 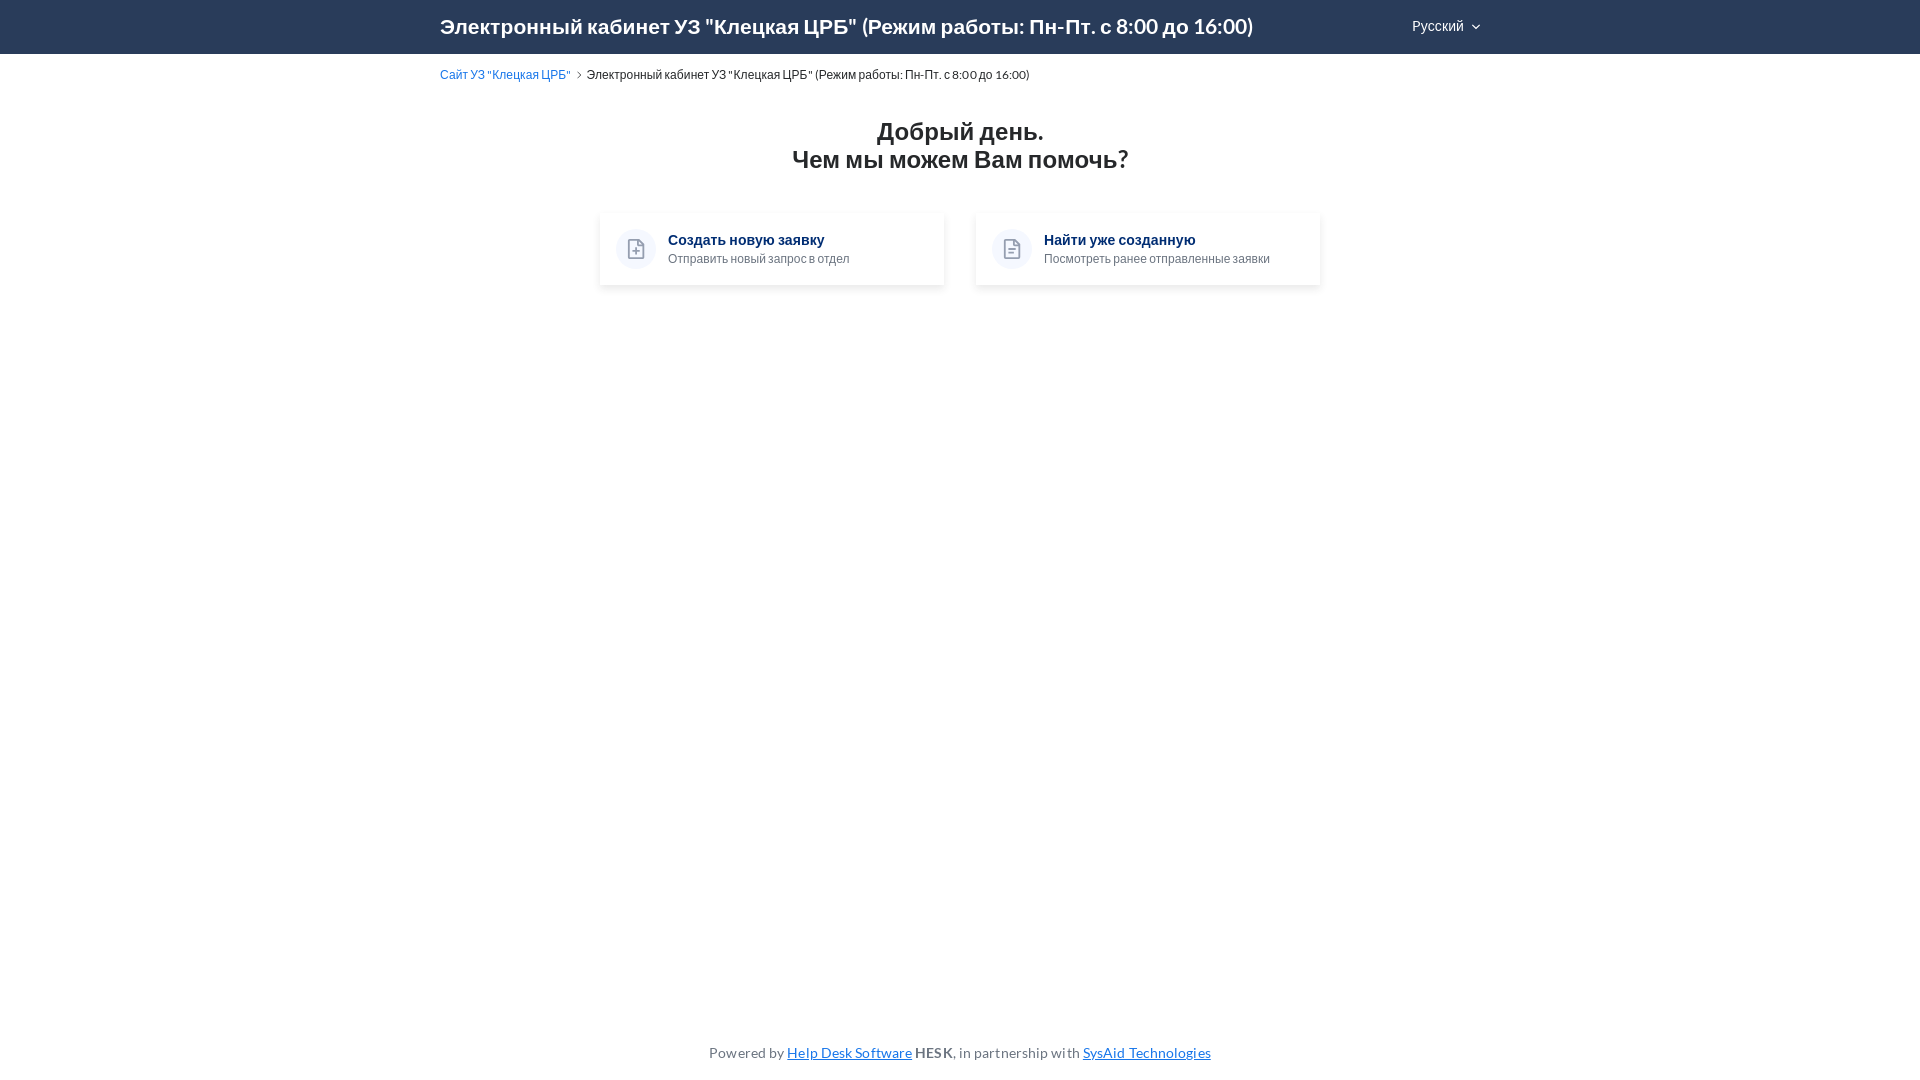 What do you see at coordinates (1082, 1051) in the screenshot?
I see `'SysAid Technologies'` at bounding box center [1082, 1051].